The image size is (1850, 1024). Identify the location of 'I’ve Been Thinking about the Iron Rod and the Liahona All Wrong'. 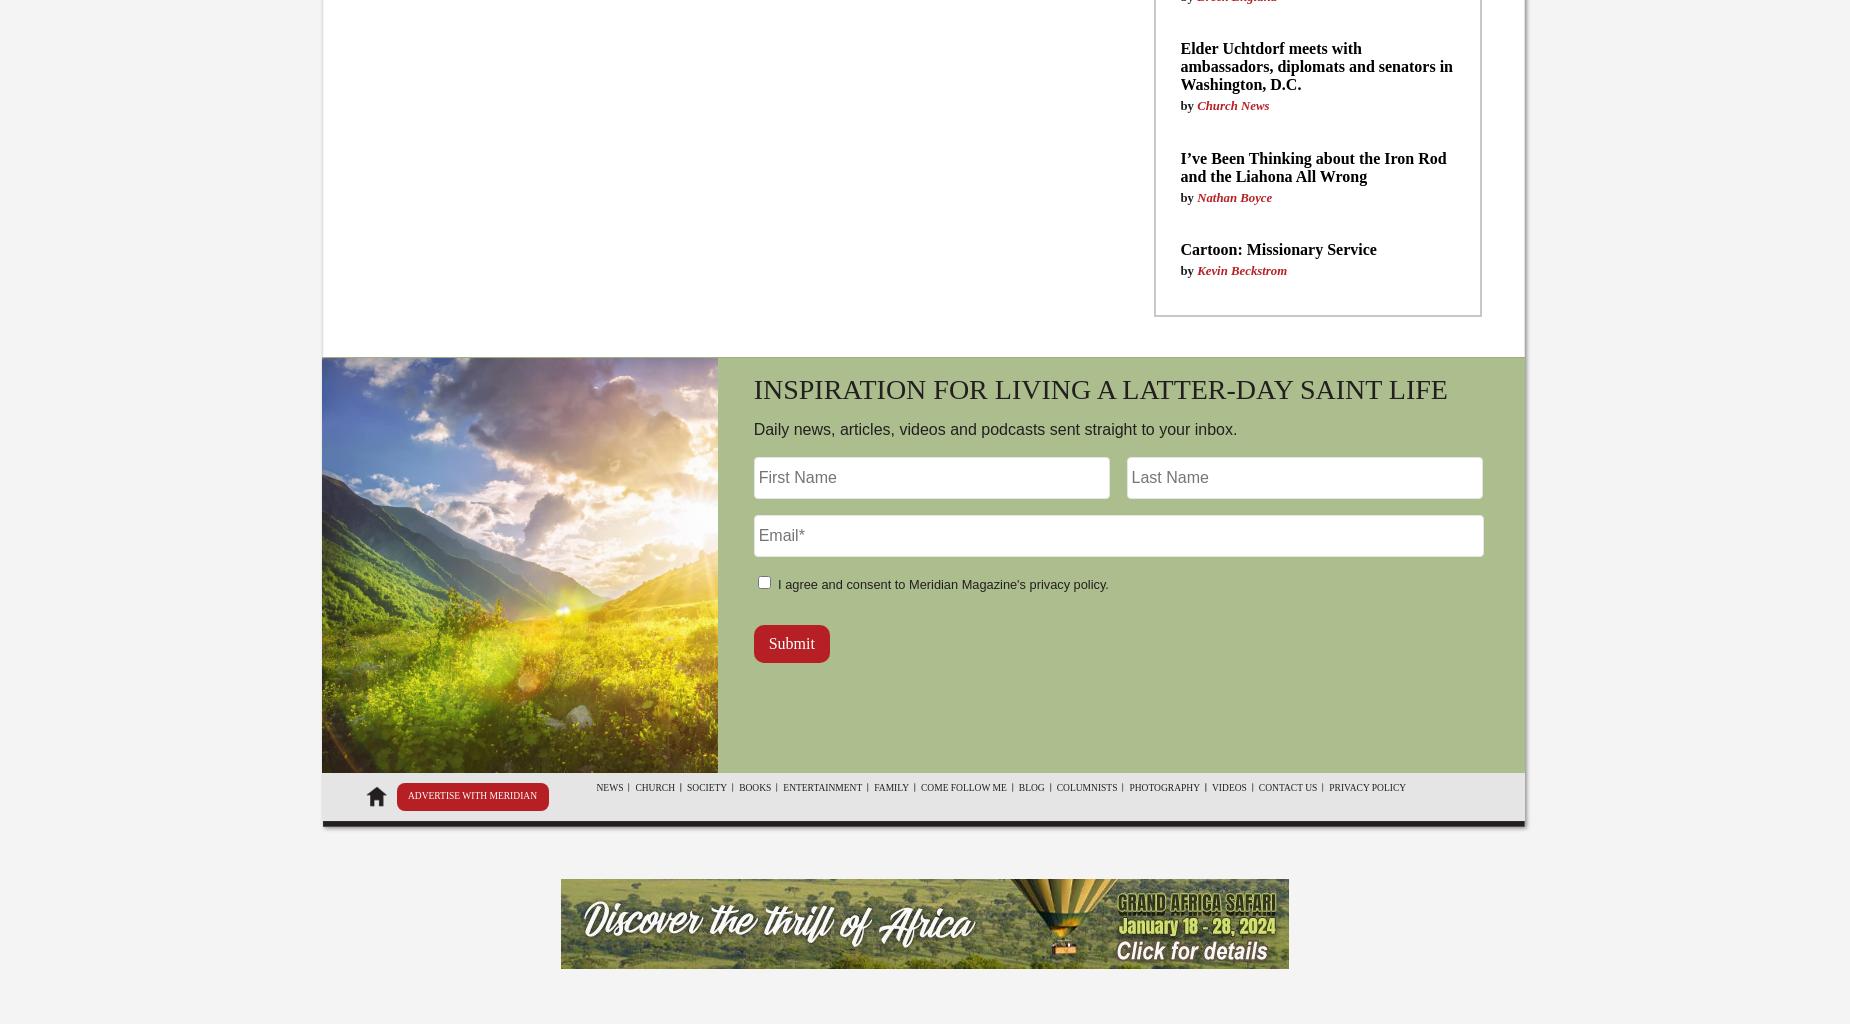
(1311, 165).